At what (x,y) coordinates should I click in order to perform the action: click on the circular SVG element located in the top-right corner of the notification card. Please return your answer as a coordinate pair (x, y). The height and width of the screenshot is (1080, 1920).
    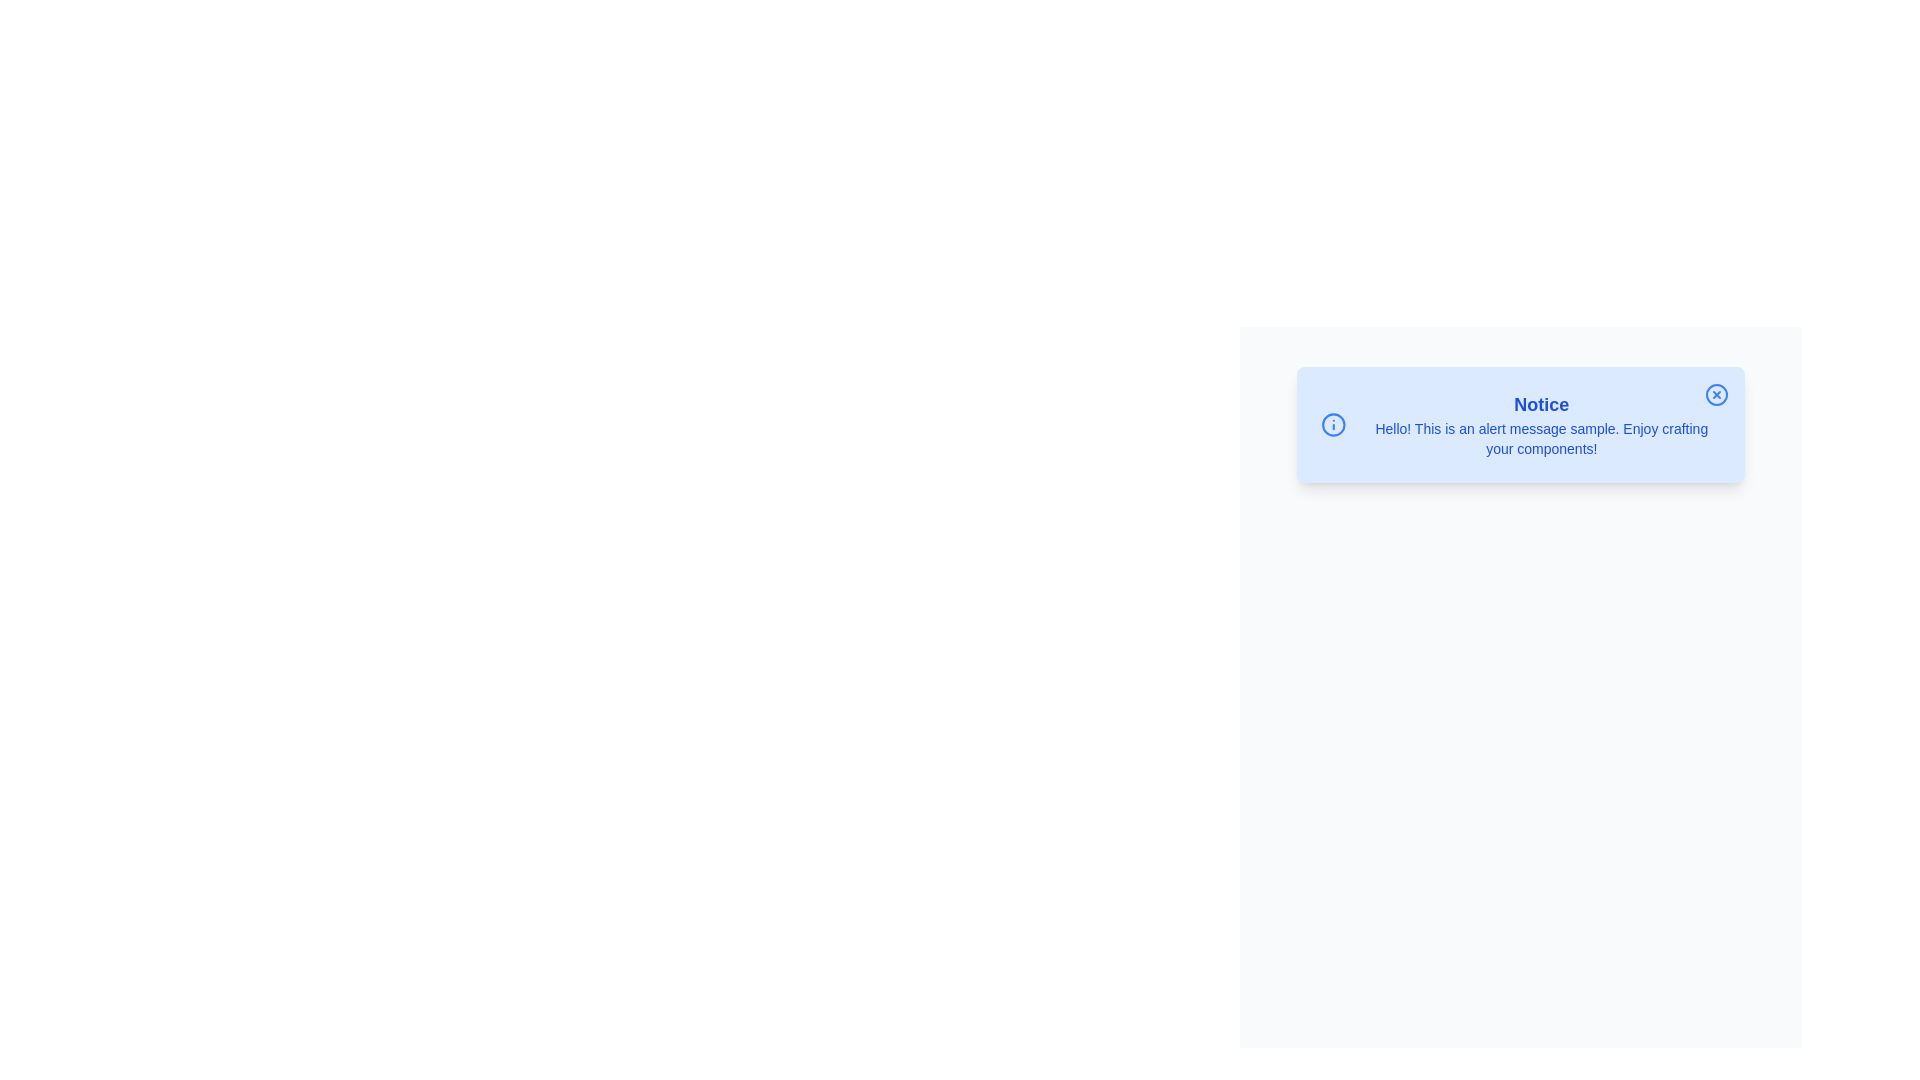
    Looking at the image, I should click on (1716, 394).